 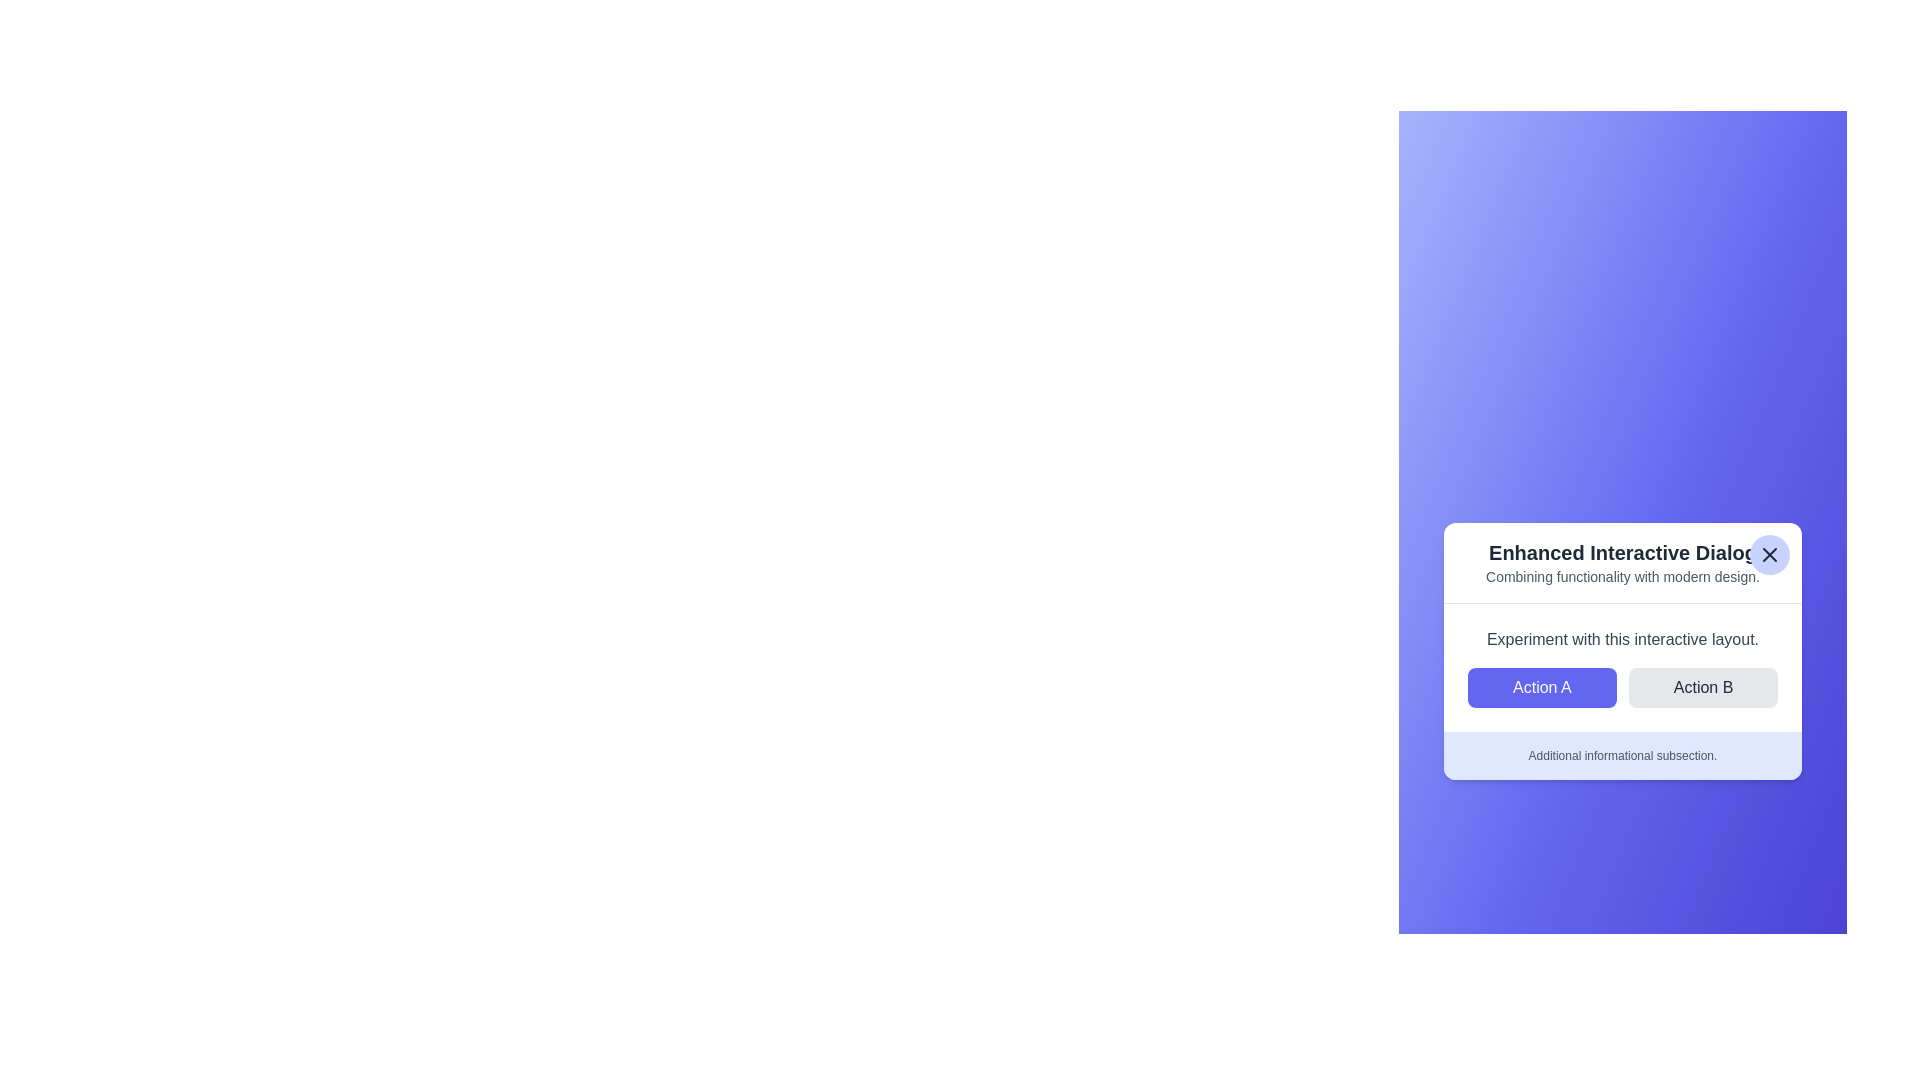 I want to click on the static text label displaying 'Additional informational subsection', which is located centrally below the action buttons 'Action A' and 'Action B' in the indigo-shaded background of a modal, so click(x=1622, y=755).